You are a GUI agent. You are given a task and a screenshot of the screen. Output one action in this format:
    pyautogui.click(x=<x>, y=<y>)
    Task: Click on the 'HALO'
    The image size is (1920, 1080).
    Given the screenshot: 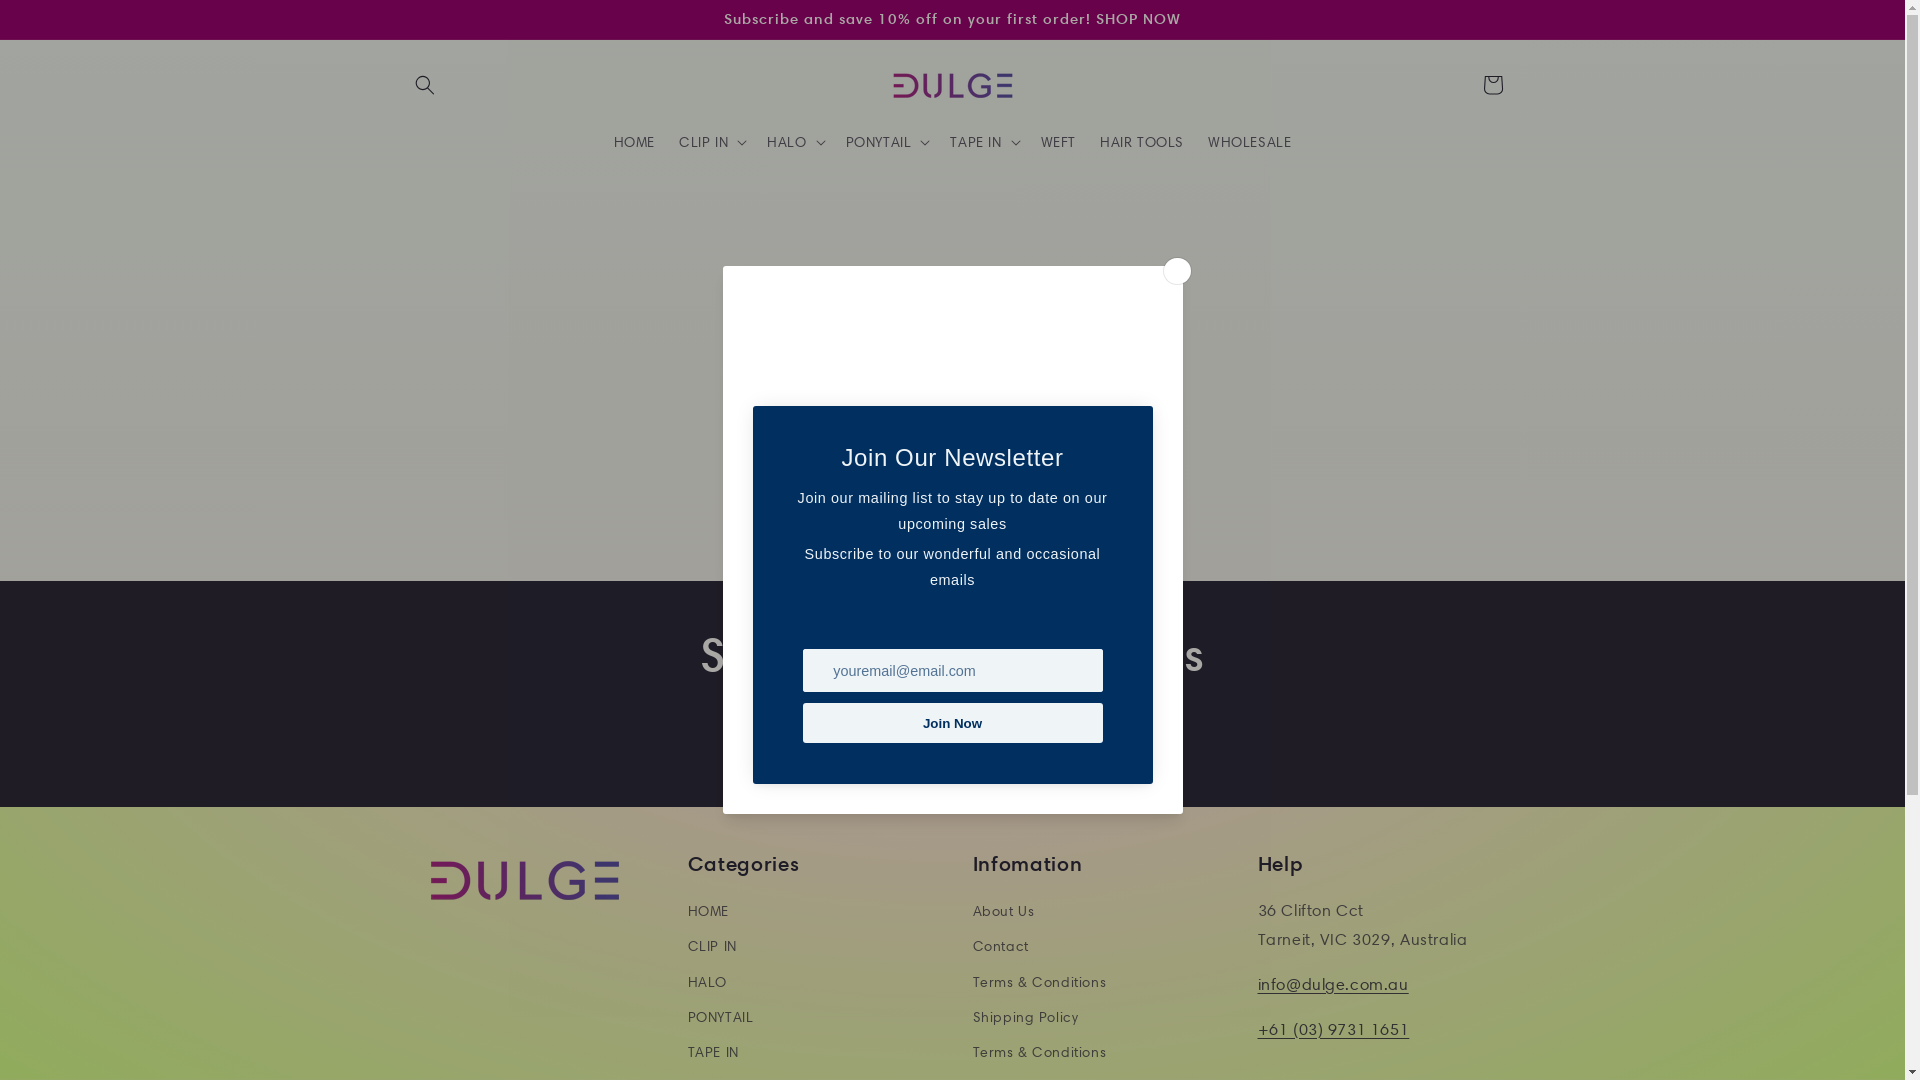 What is the action you would take?
    pyautogui.click(x=707, y=981)
    